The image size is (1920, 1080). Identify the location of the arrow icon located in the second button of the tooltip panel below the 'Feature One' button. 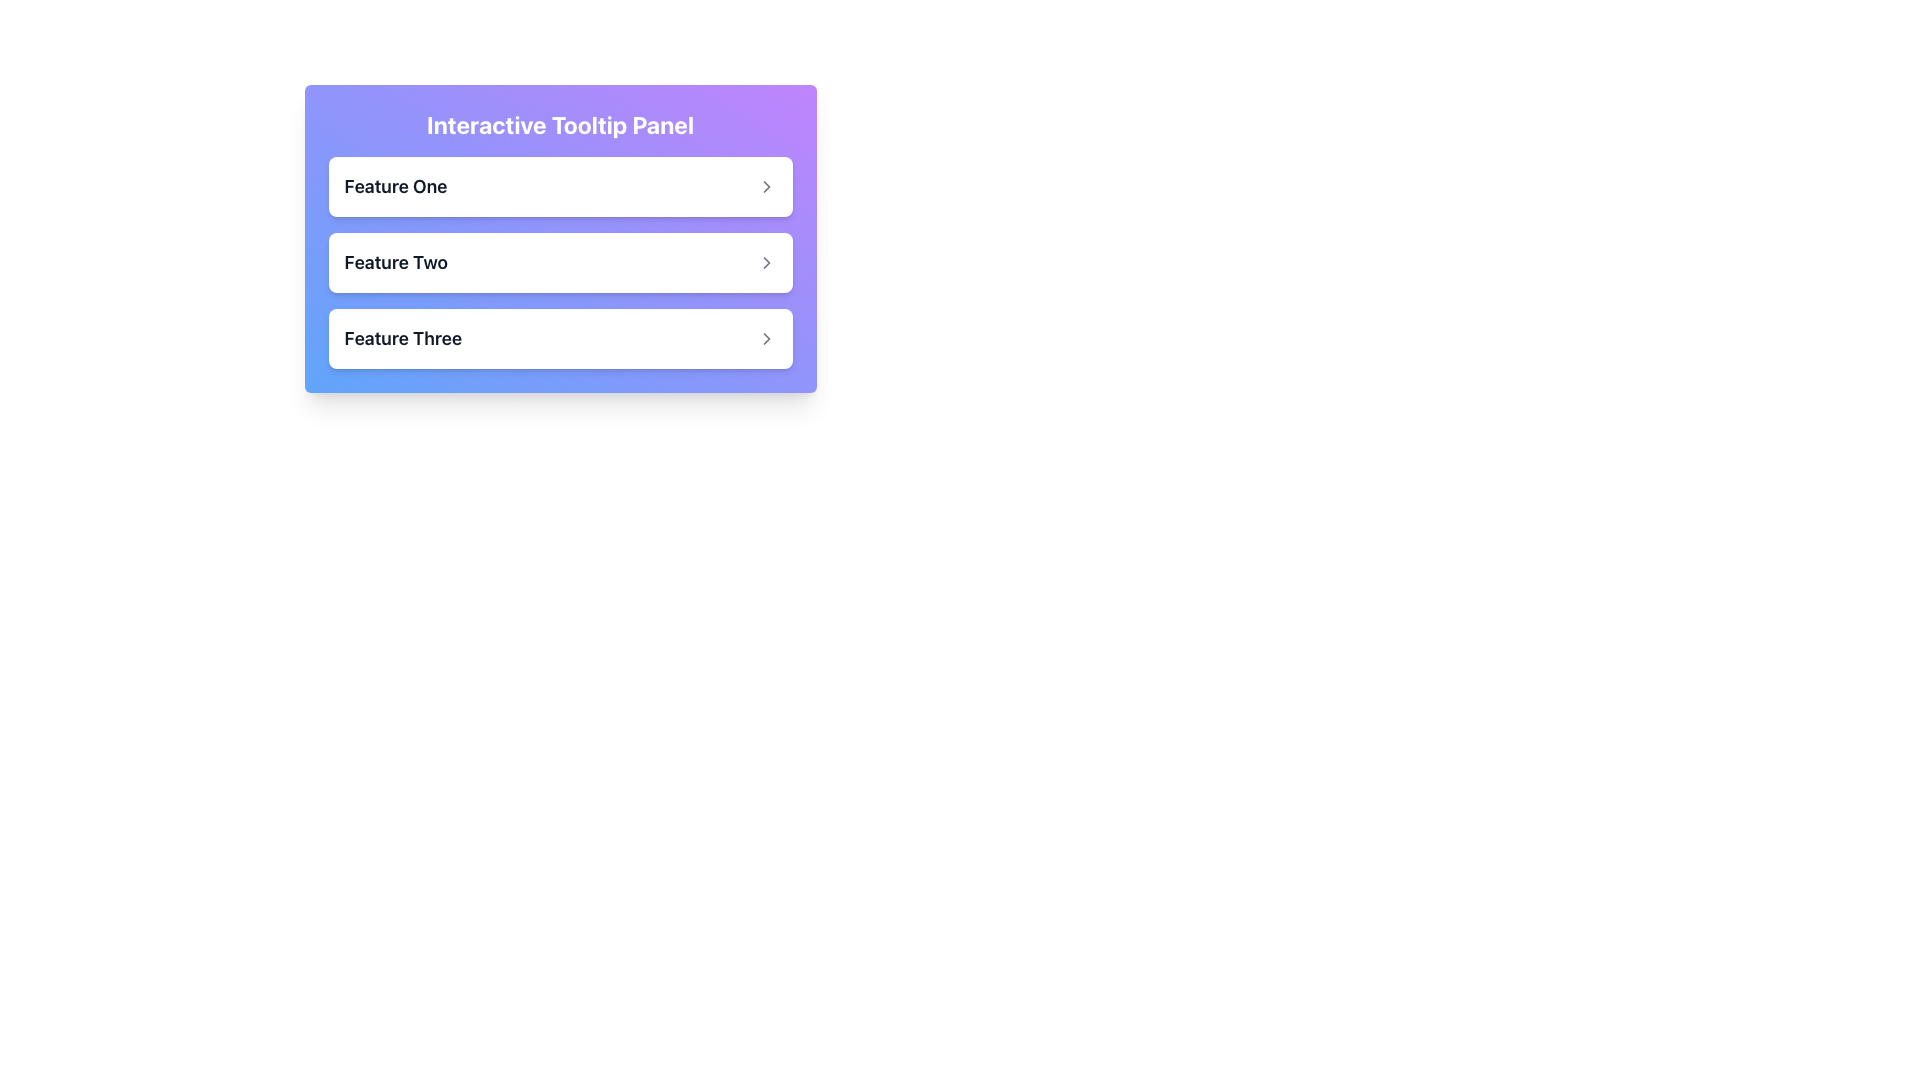
(765, 261).